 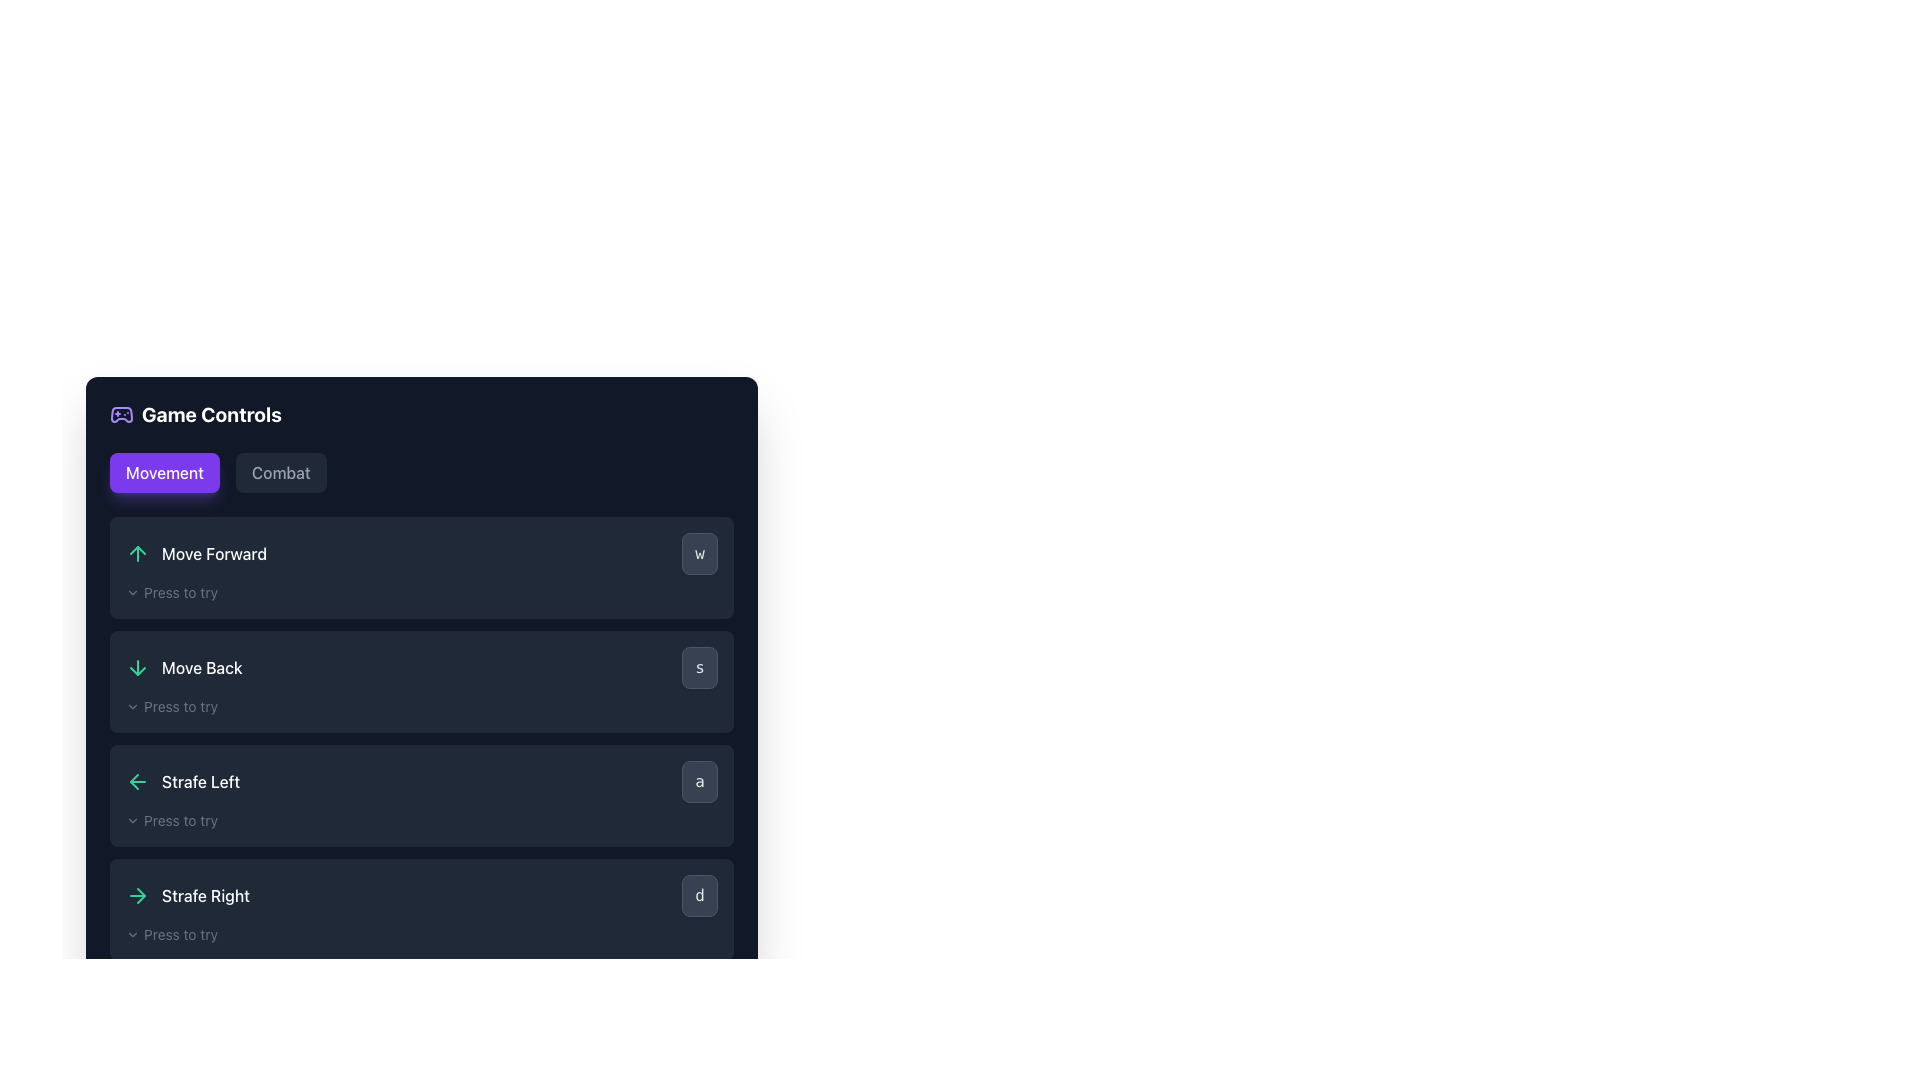 What do you see at coordinates (137, 781) in the screenshot?
I see `the 'Strafe Left' icon located in the third control of the 'Movement' section in the 'Game Controls' panel` at bounding box center [137, 781].